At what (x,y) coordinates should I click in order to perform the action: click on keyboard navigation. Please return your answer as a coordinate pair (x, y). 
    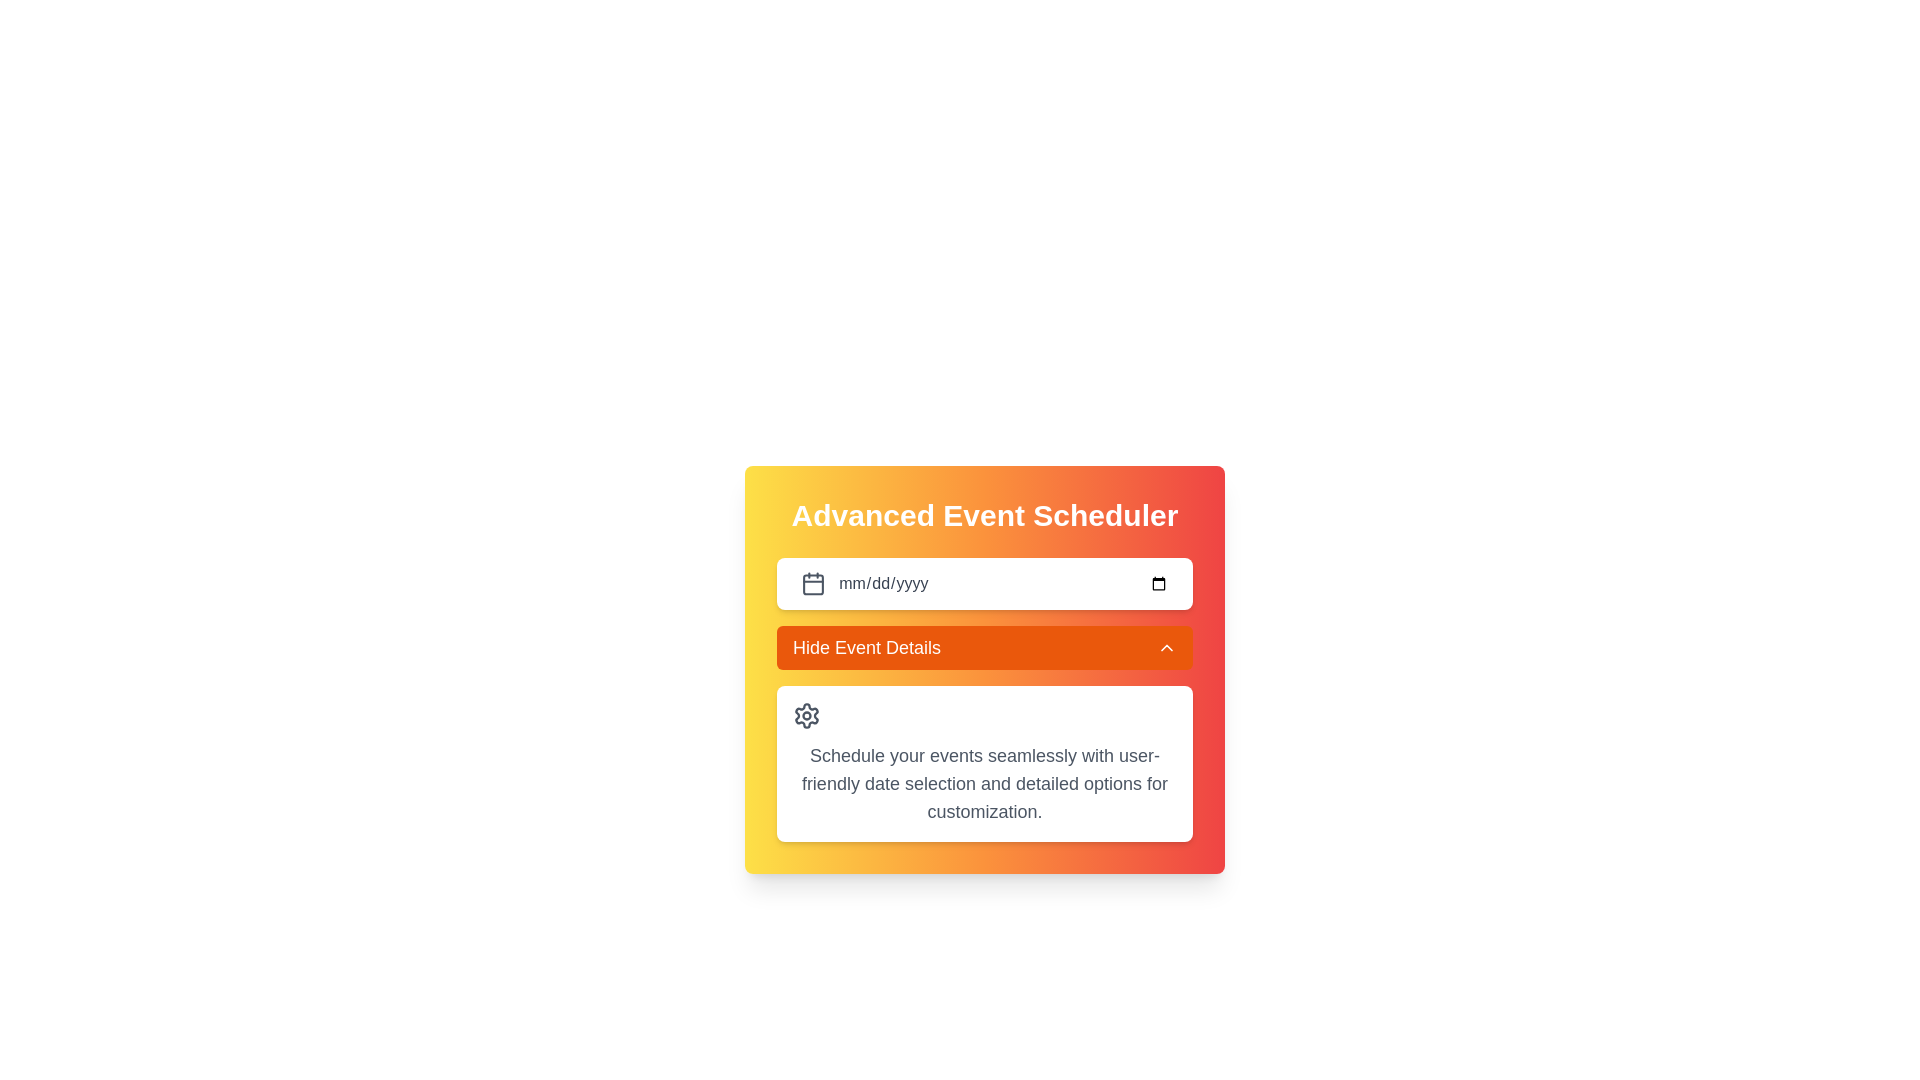
    Looking at the image, I should click on (1003, 583).